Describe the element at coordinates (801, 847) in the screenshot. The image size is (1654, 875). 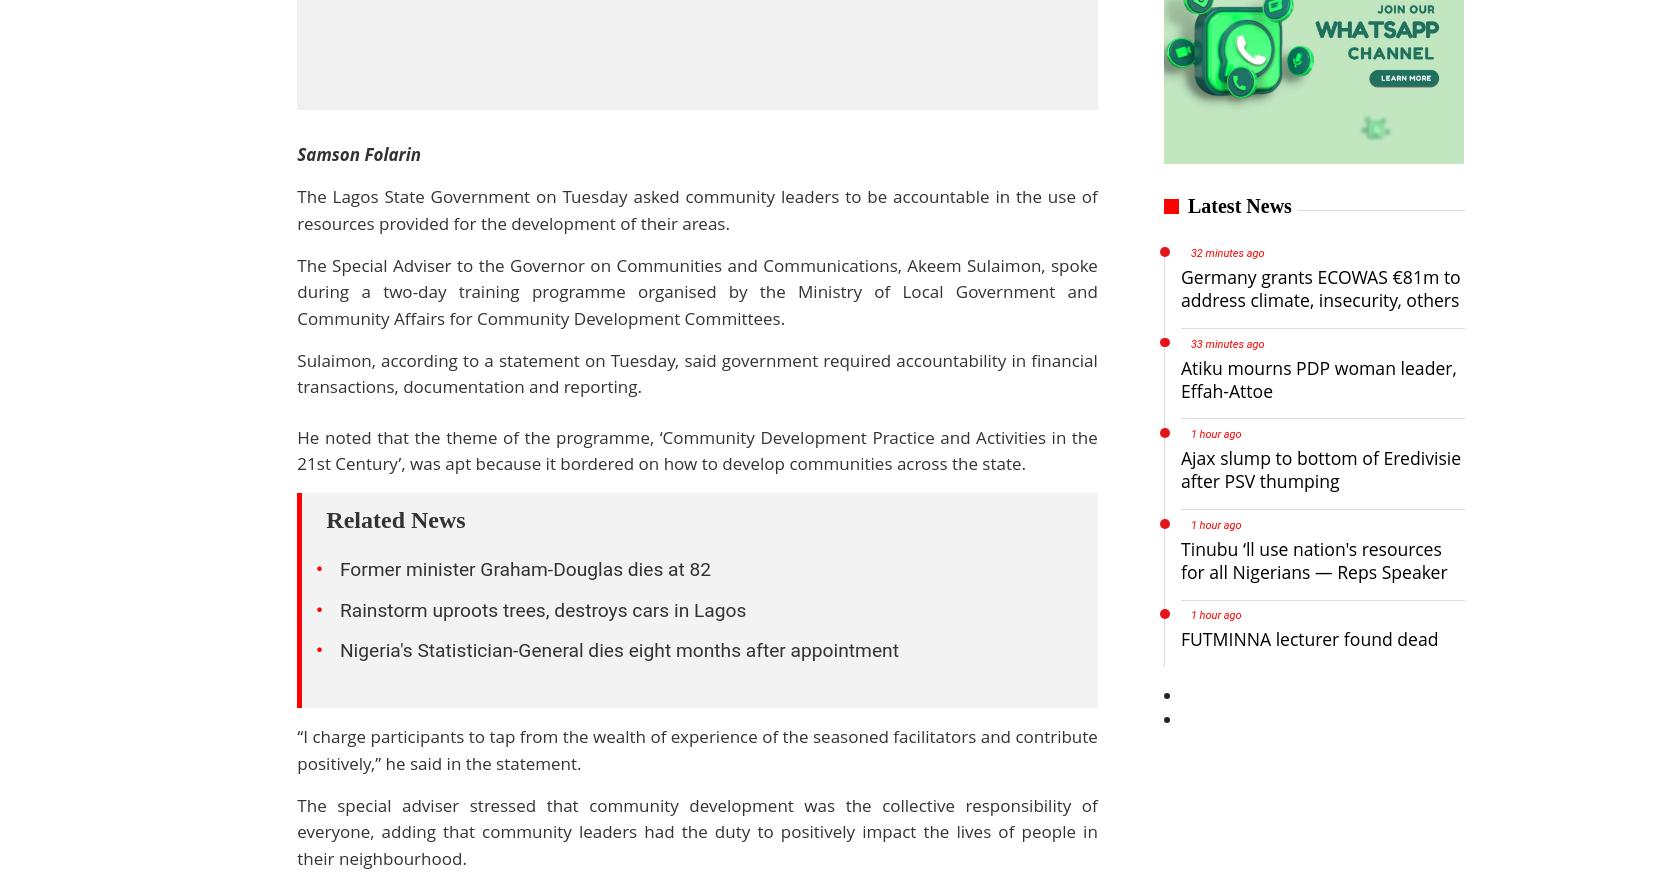
I see `'Spice'` at that location.